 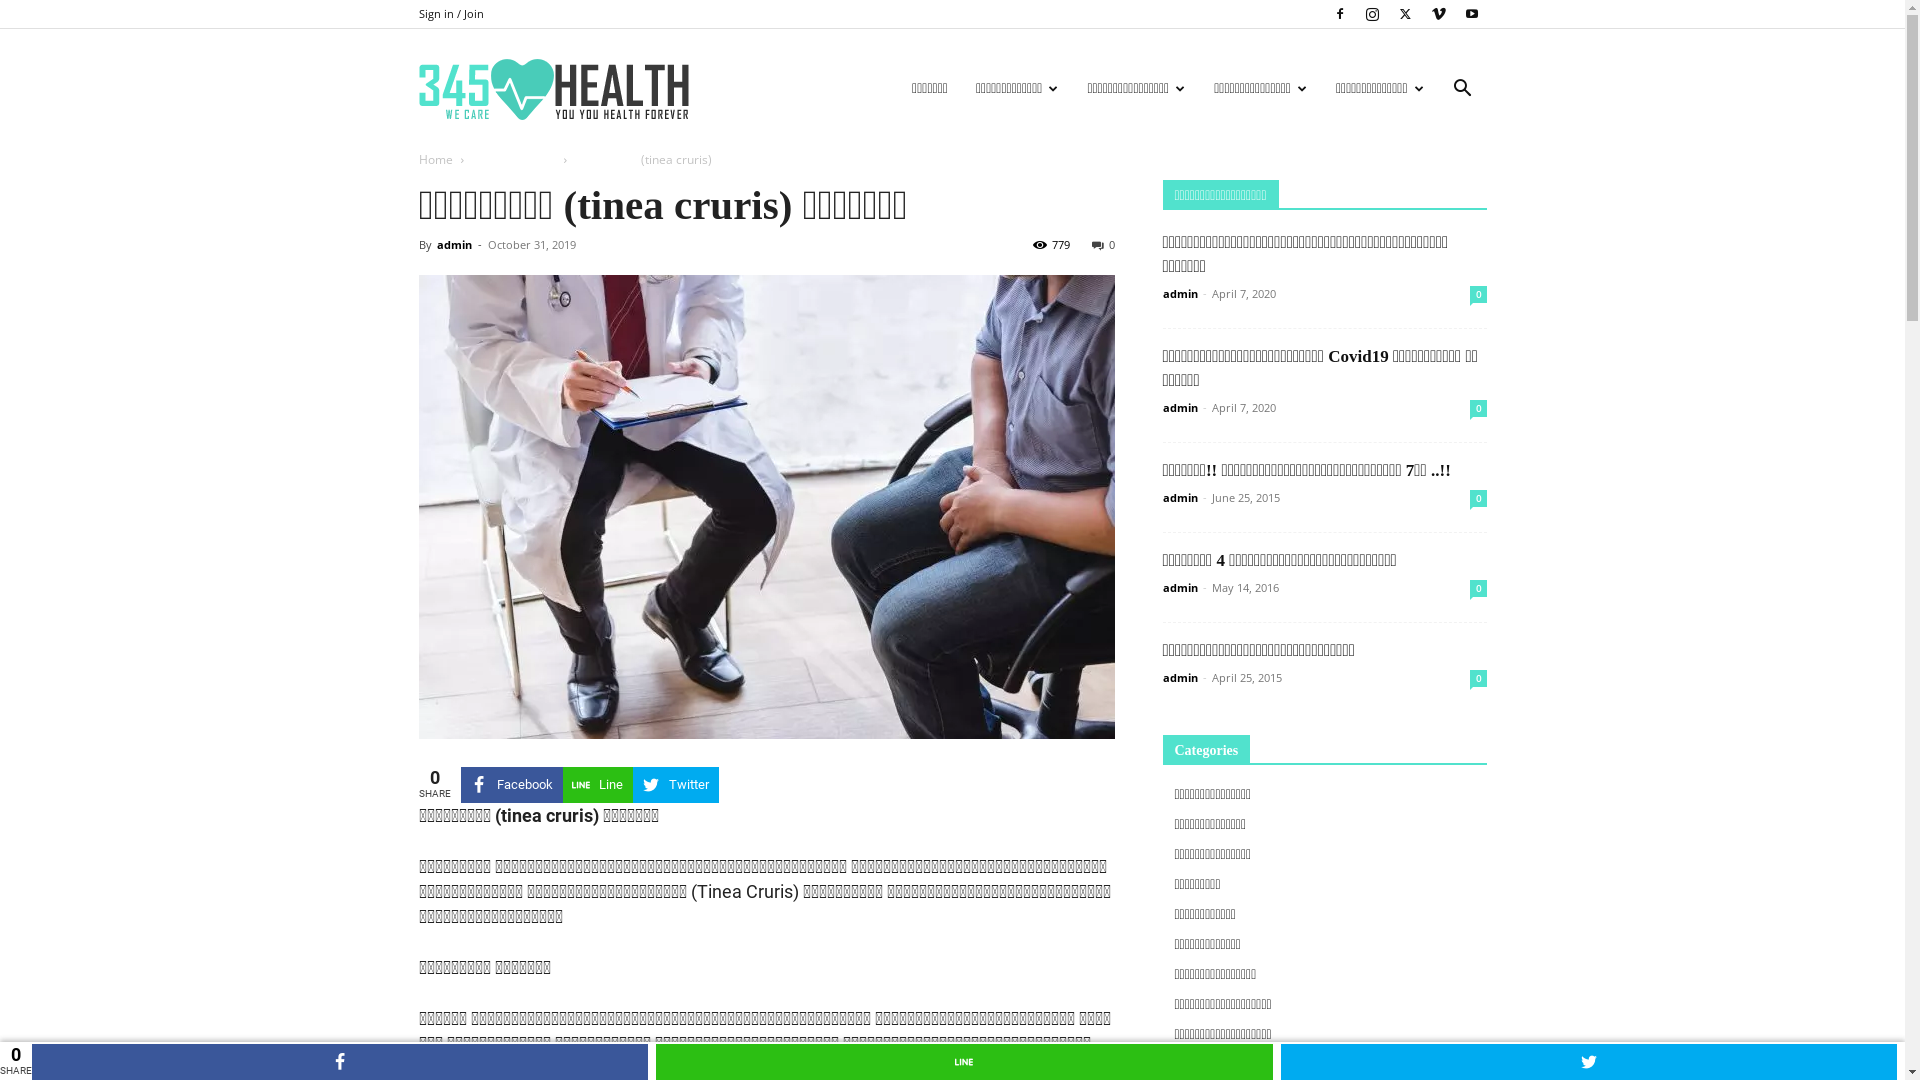 I want to click on 'Sign in / Join', so click(x=449, y=13).